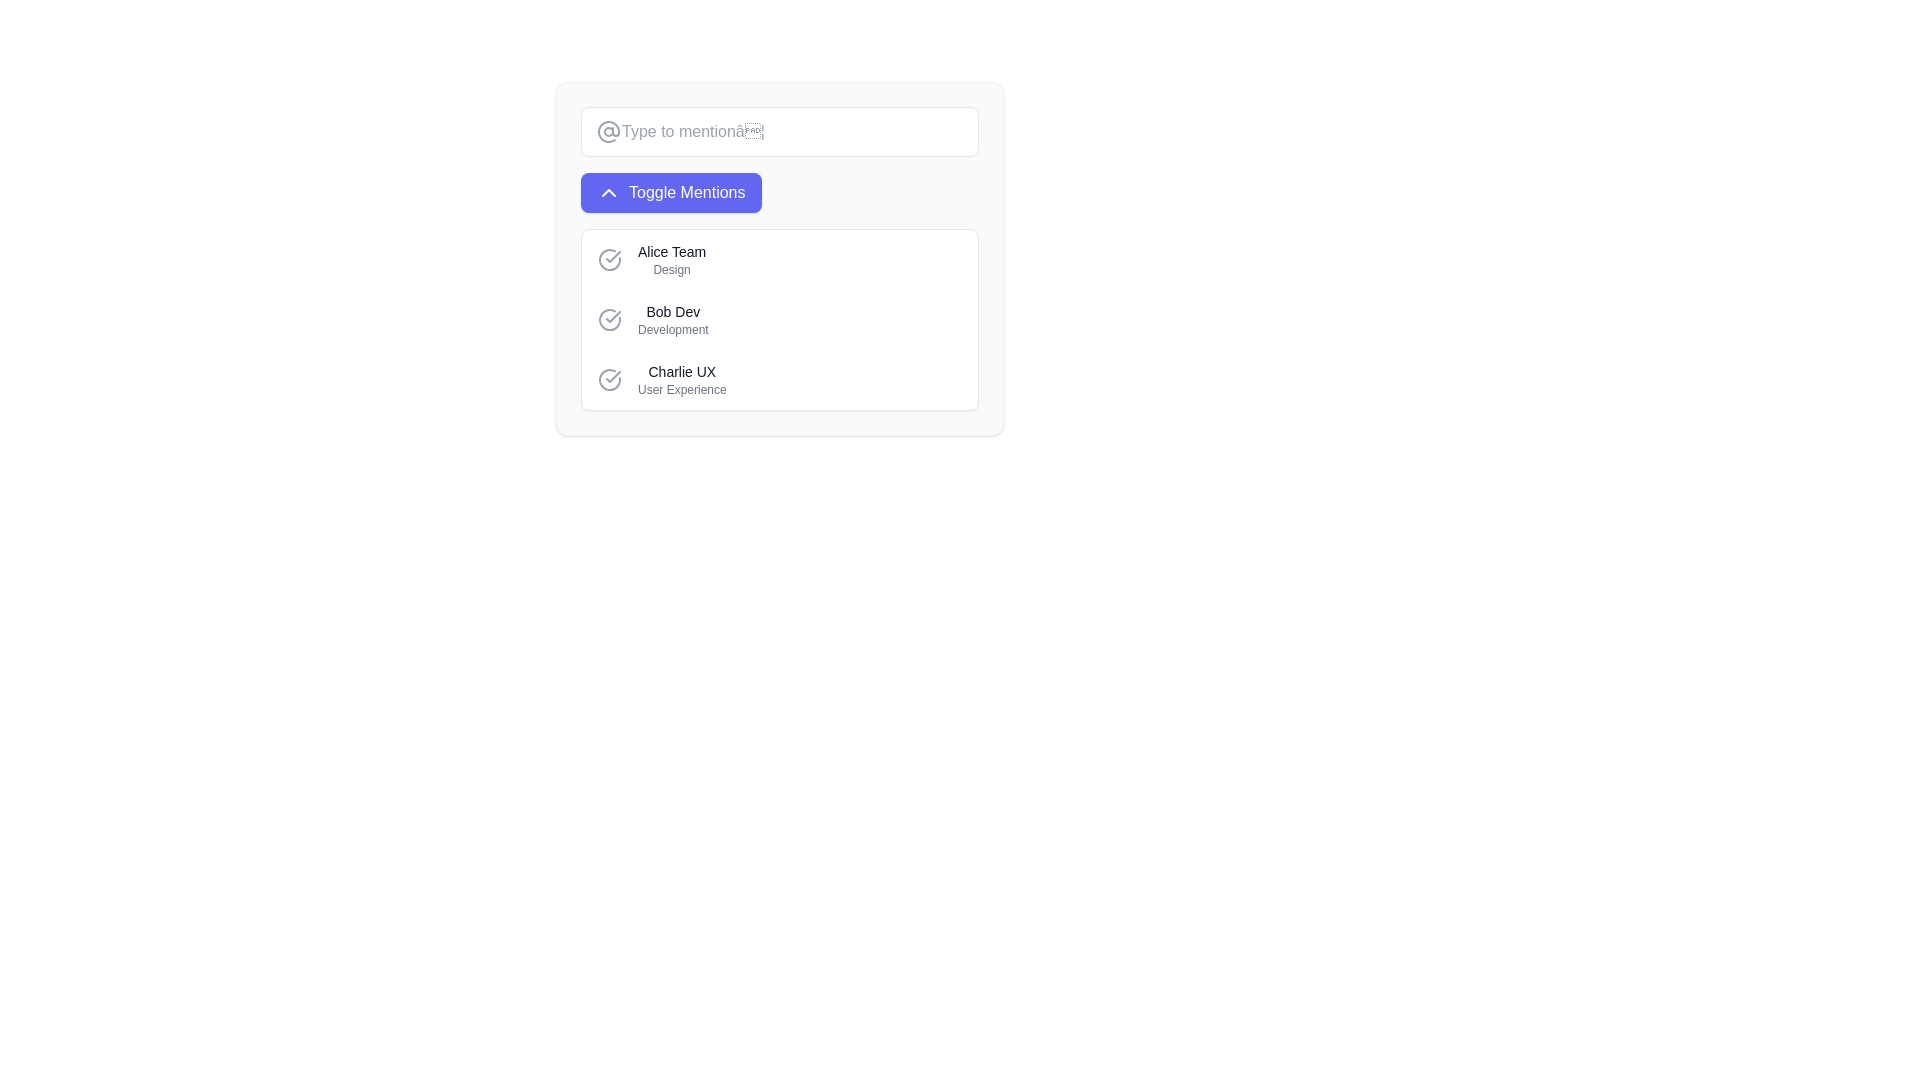 The image size is (1920, 1080). I want to click on the gray @-shaped icon located on the left side inside the text input field with the placeholder text 'Type to mention…', so click(608, 131).